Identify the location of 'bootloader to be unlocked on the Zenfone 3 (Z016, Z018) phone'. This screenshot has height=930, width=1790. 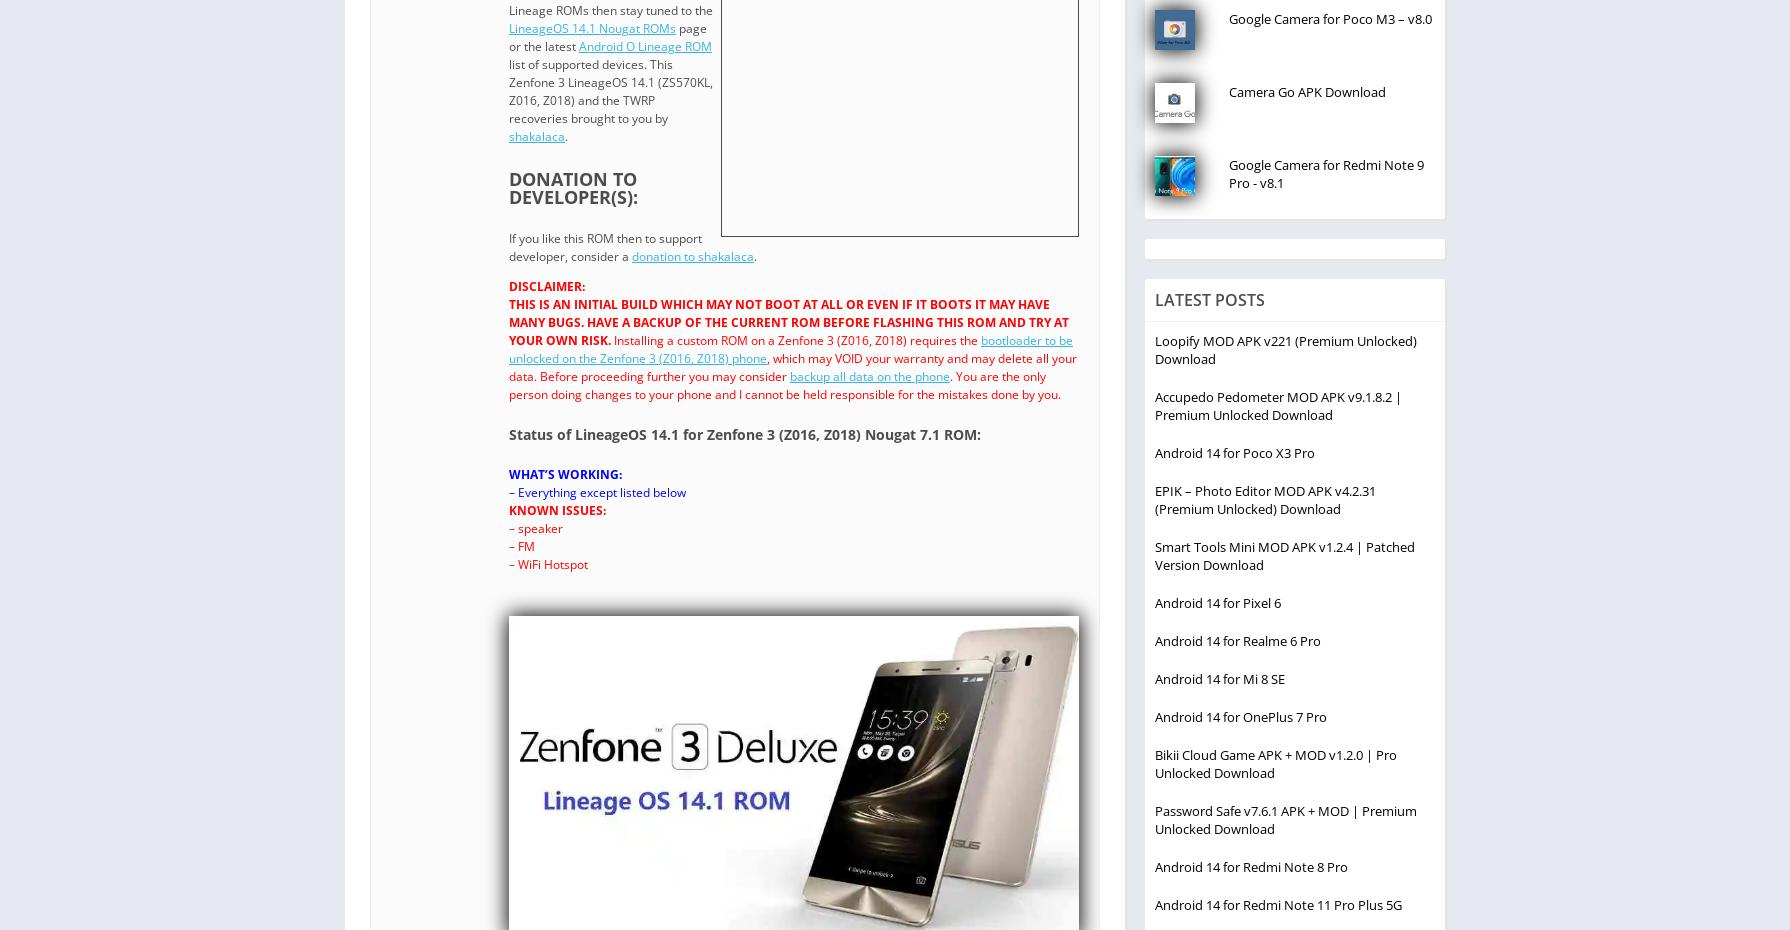
(790, 348).